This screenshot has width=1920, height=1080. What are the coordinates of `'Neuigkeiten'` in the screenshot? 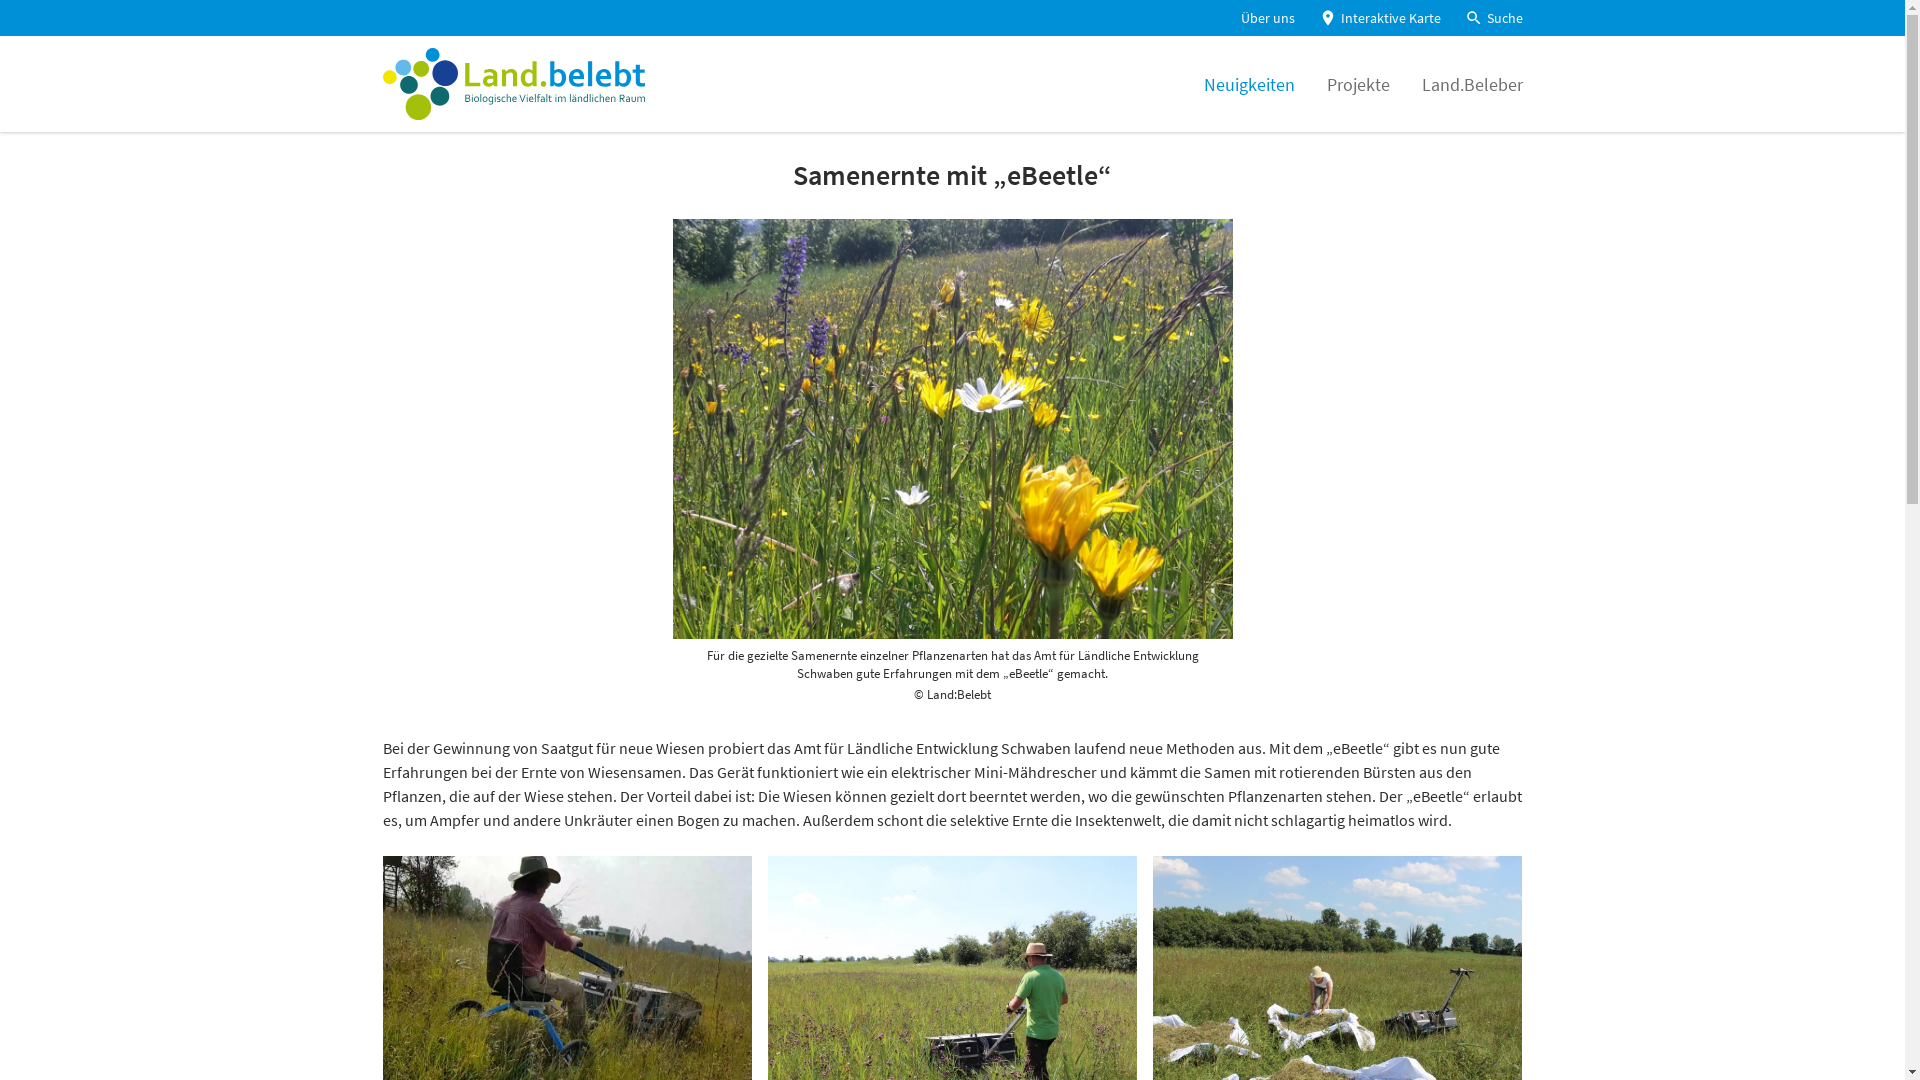 It's located at (1248, 82).